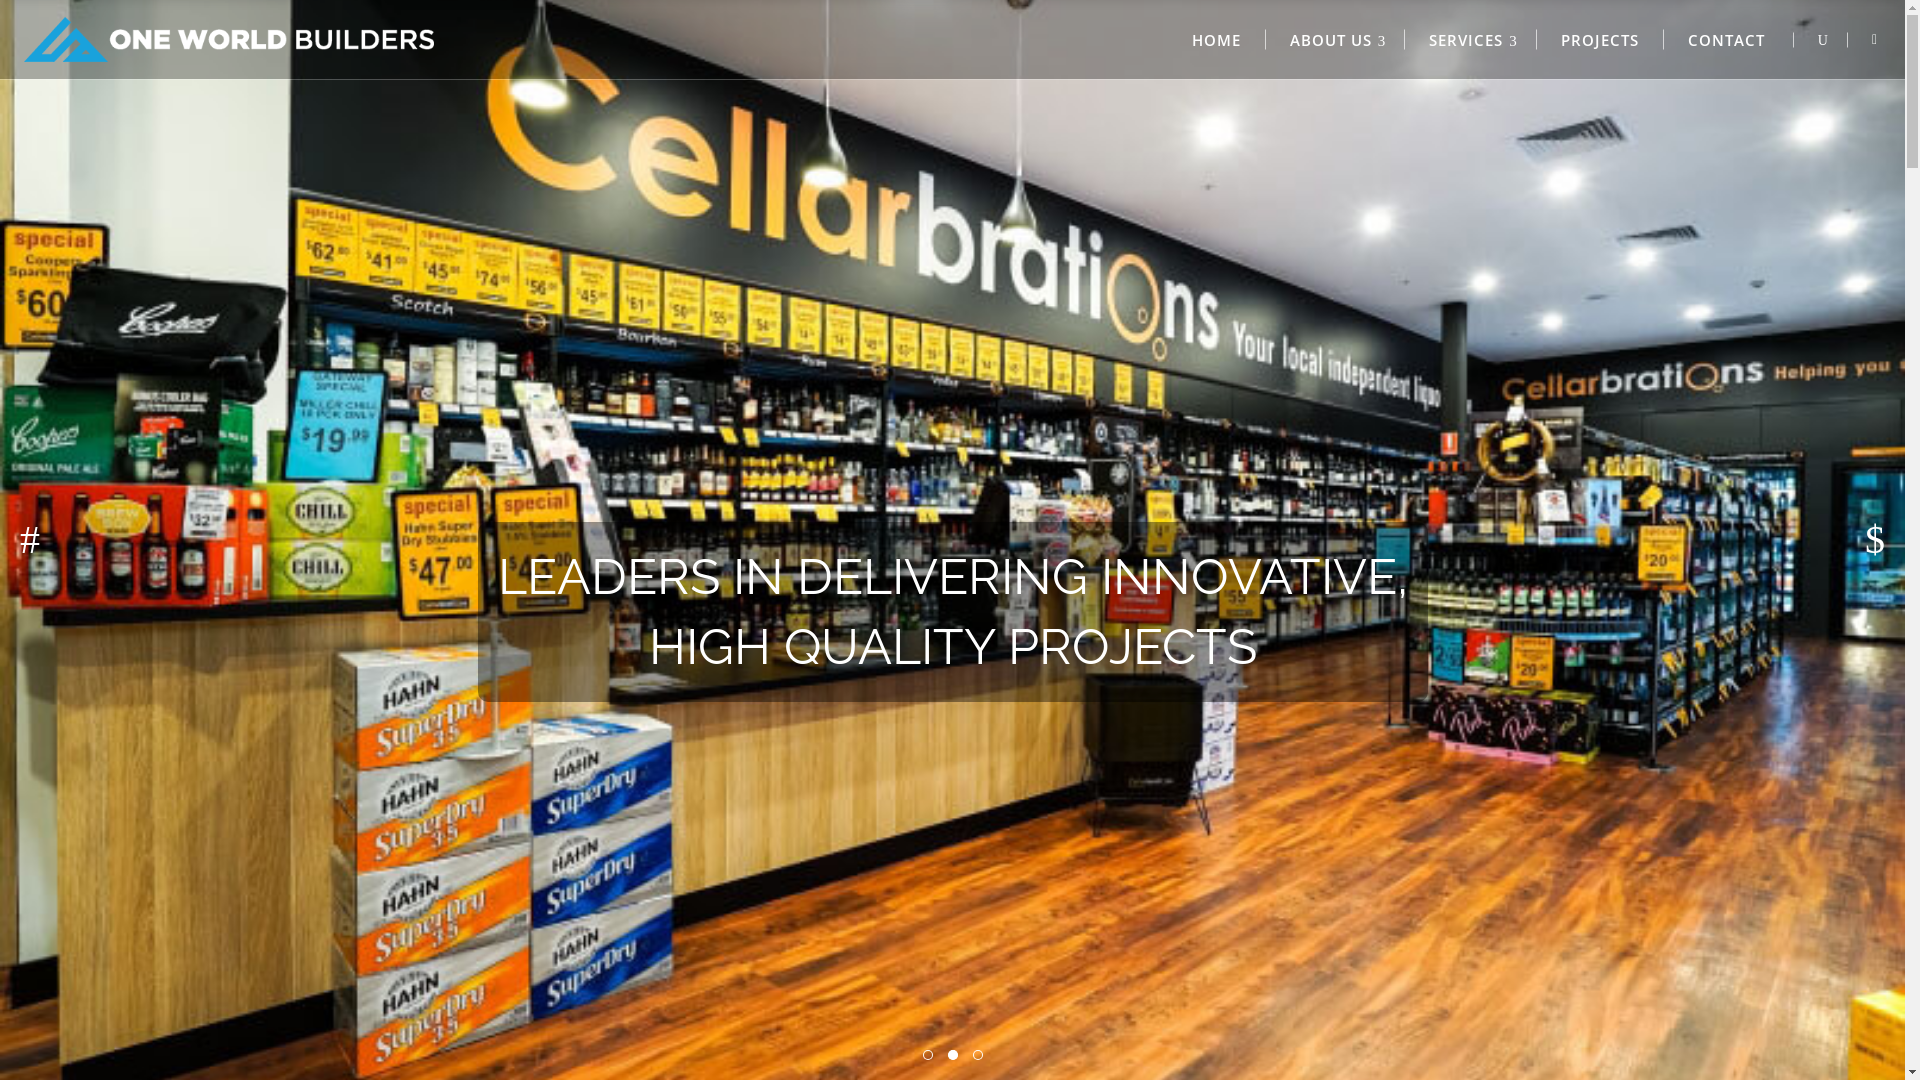 This screenshot has width=1920, height=1080. Describe the element at coordinates (1600, 39) in the screenshot. I see `'PROJECTS'` at that location.